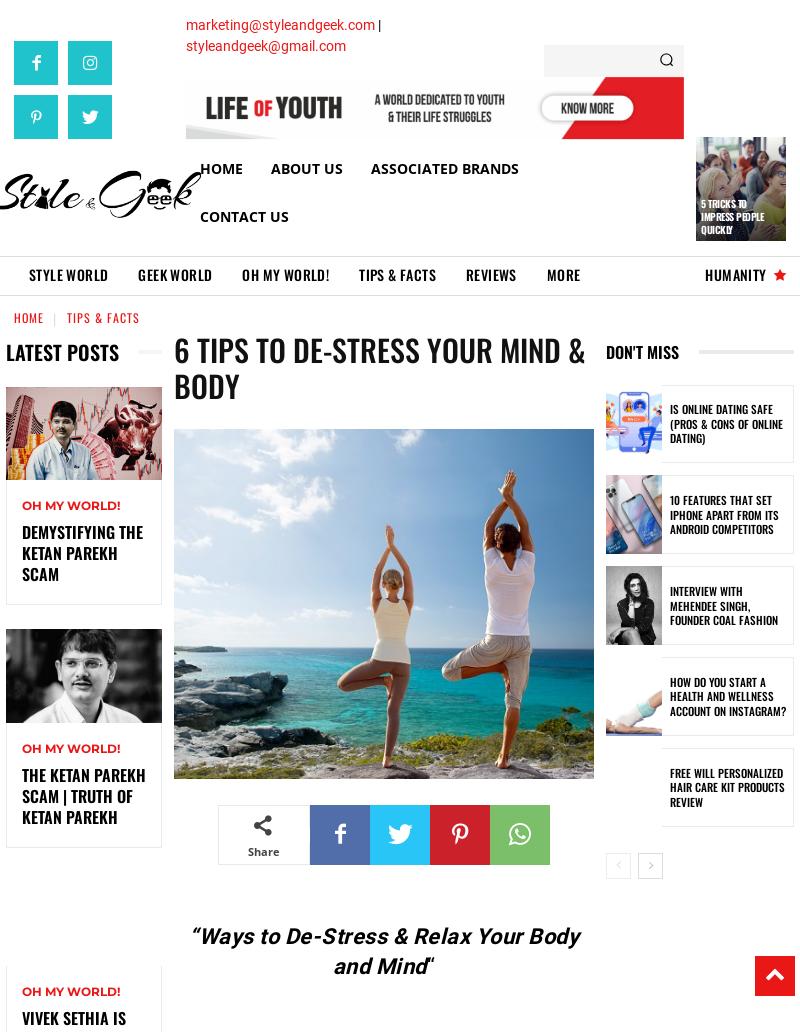  Describe the element at coordinates (265, 46) in the screenshot. I see `'styleandgeek@gmail.com'` at that location.